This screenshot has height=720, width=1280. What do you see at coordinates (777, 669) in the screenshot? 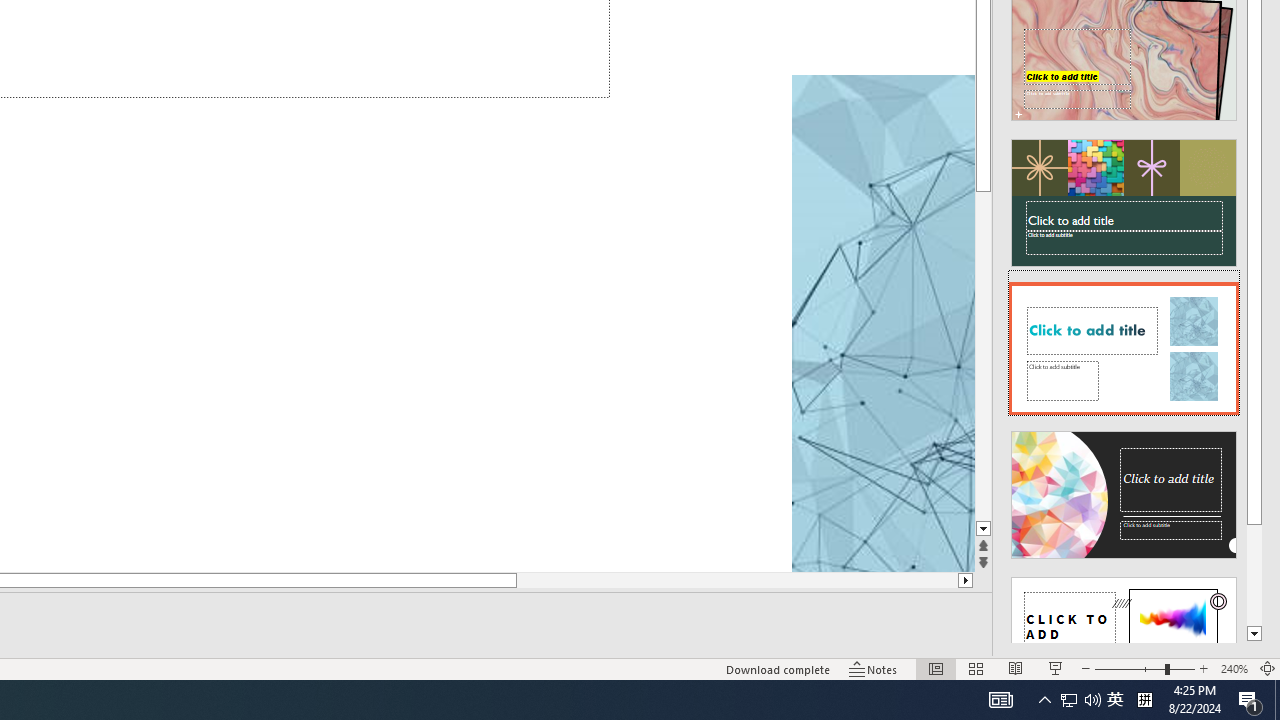
I see `'Download complete '` at bounding box center [777, 669].